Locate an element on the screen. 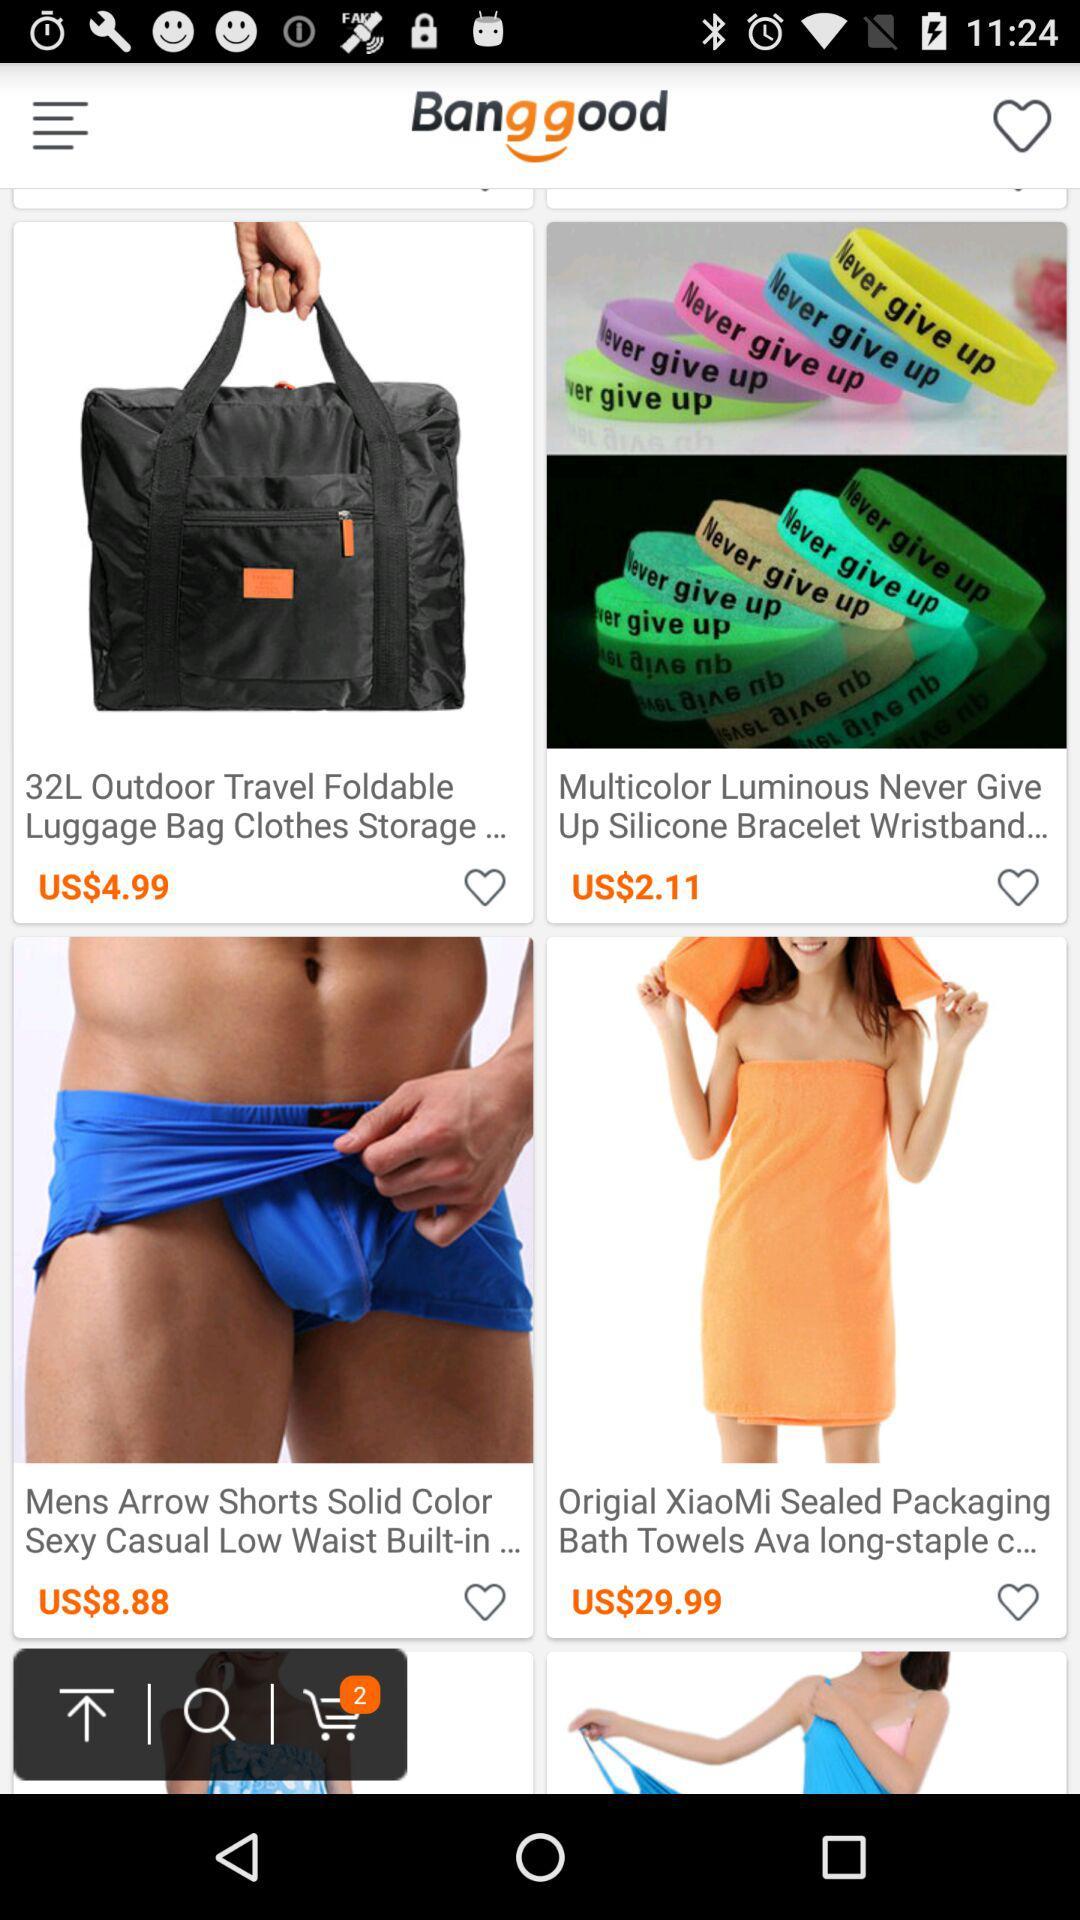 The image size is (1080, 1920). main menu is located at coordinates (538, 124).